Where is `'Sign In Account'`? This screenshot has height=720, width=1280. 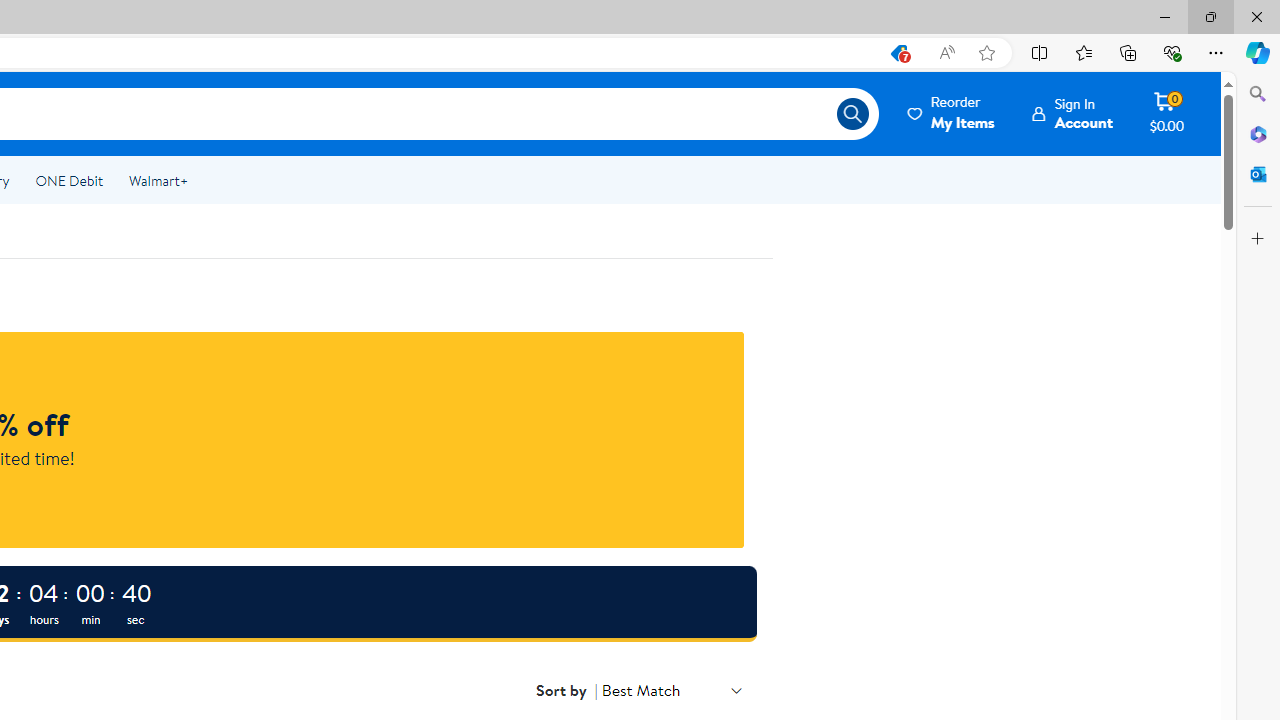 'Sign In Account' is located at coordinates (1072, 113).